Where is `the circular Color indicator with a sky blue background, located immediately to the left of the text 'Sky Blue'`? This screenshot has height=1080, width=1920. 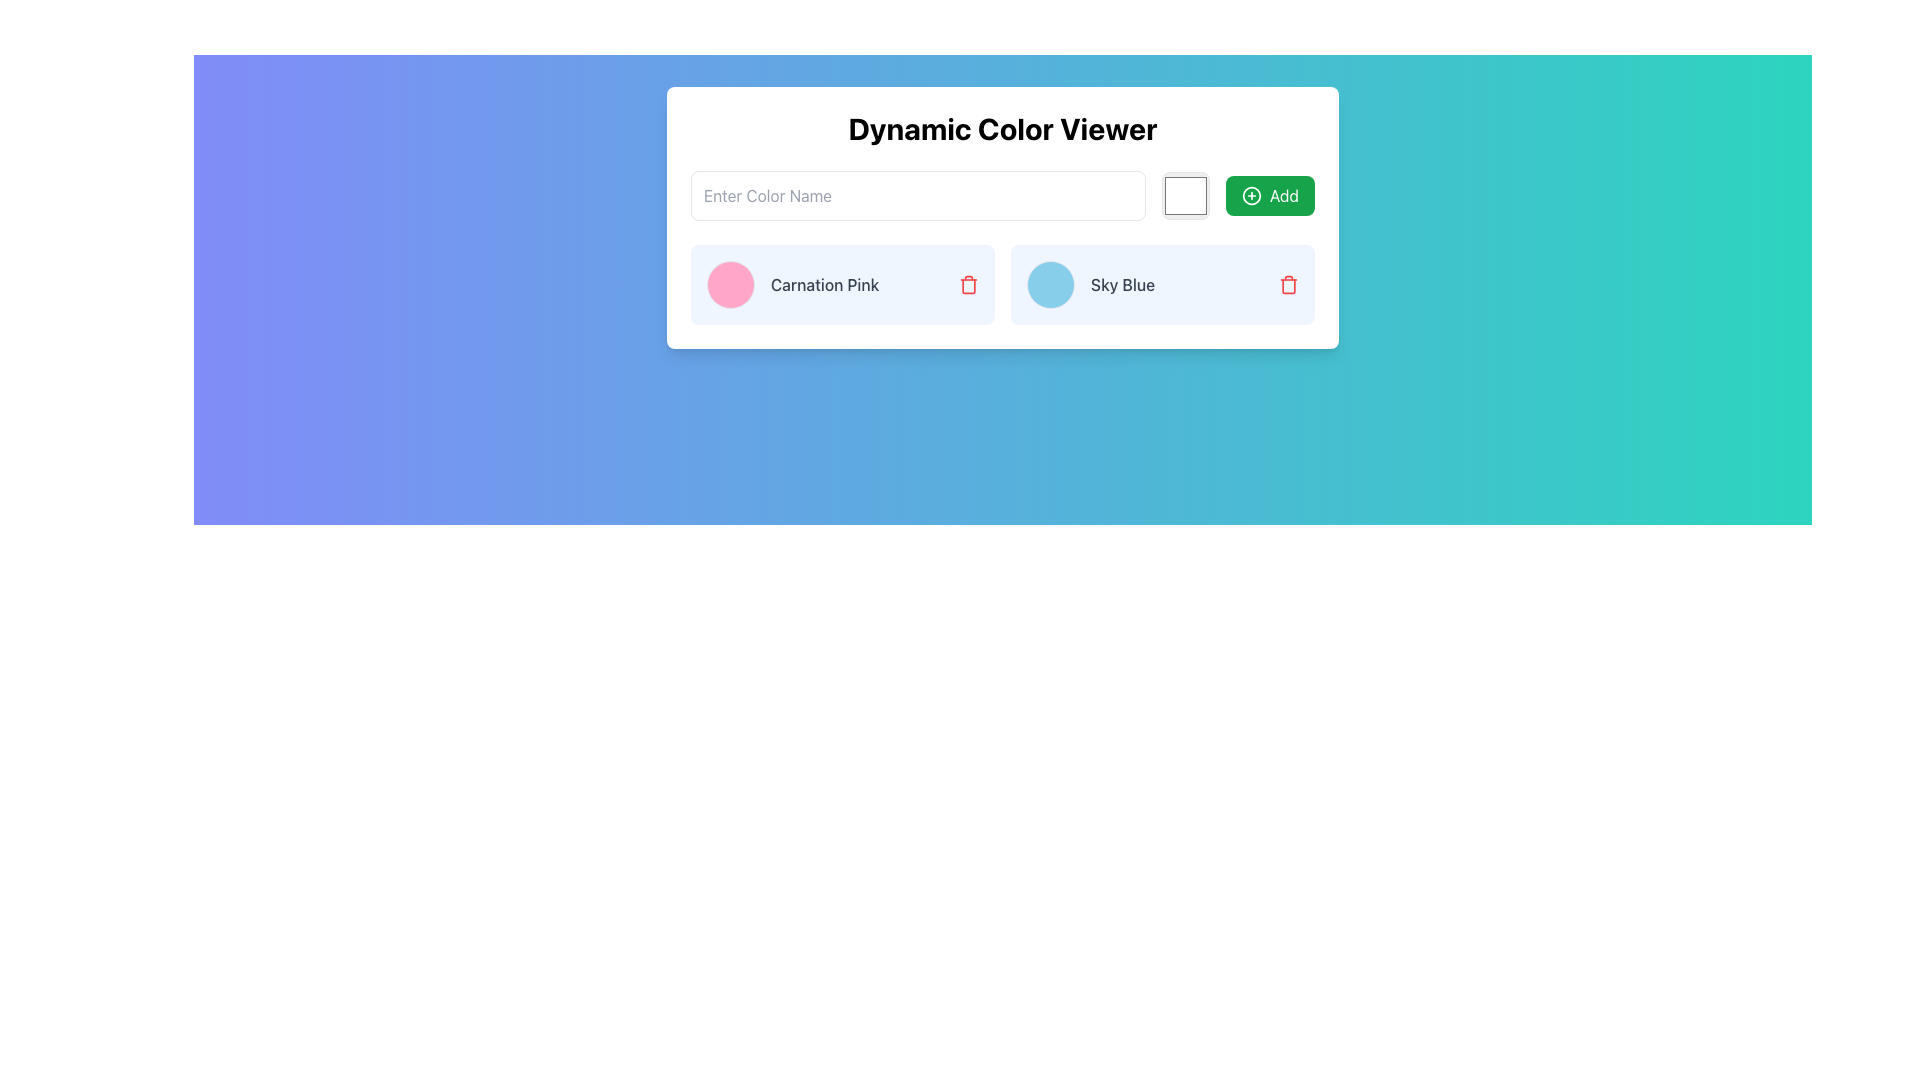
the circular Color indicator with a sky blue background, located immediately to the left of the text 'Sky Blue' is located at coordinates (1050, 285).